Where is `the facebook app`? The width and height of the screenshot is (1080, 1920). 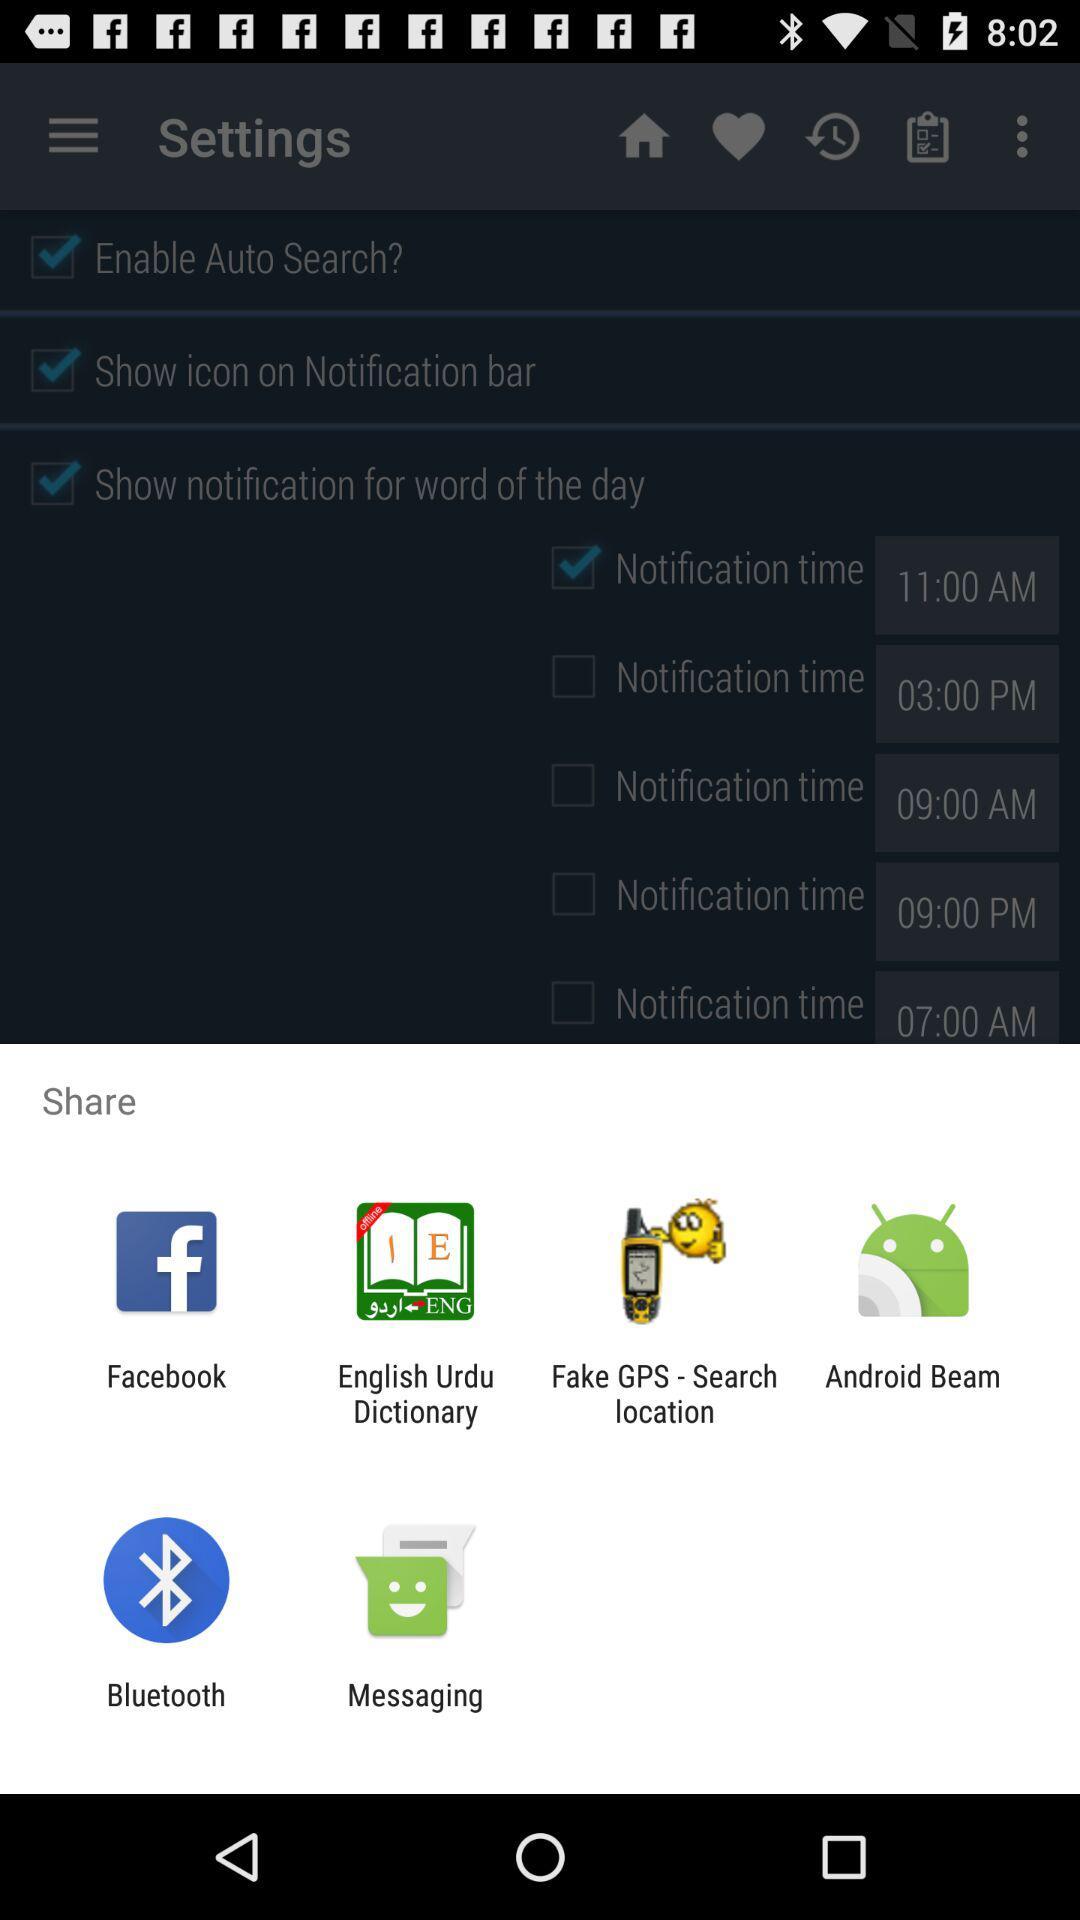
the facebook app is located at coordinates (165, 1392).